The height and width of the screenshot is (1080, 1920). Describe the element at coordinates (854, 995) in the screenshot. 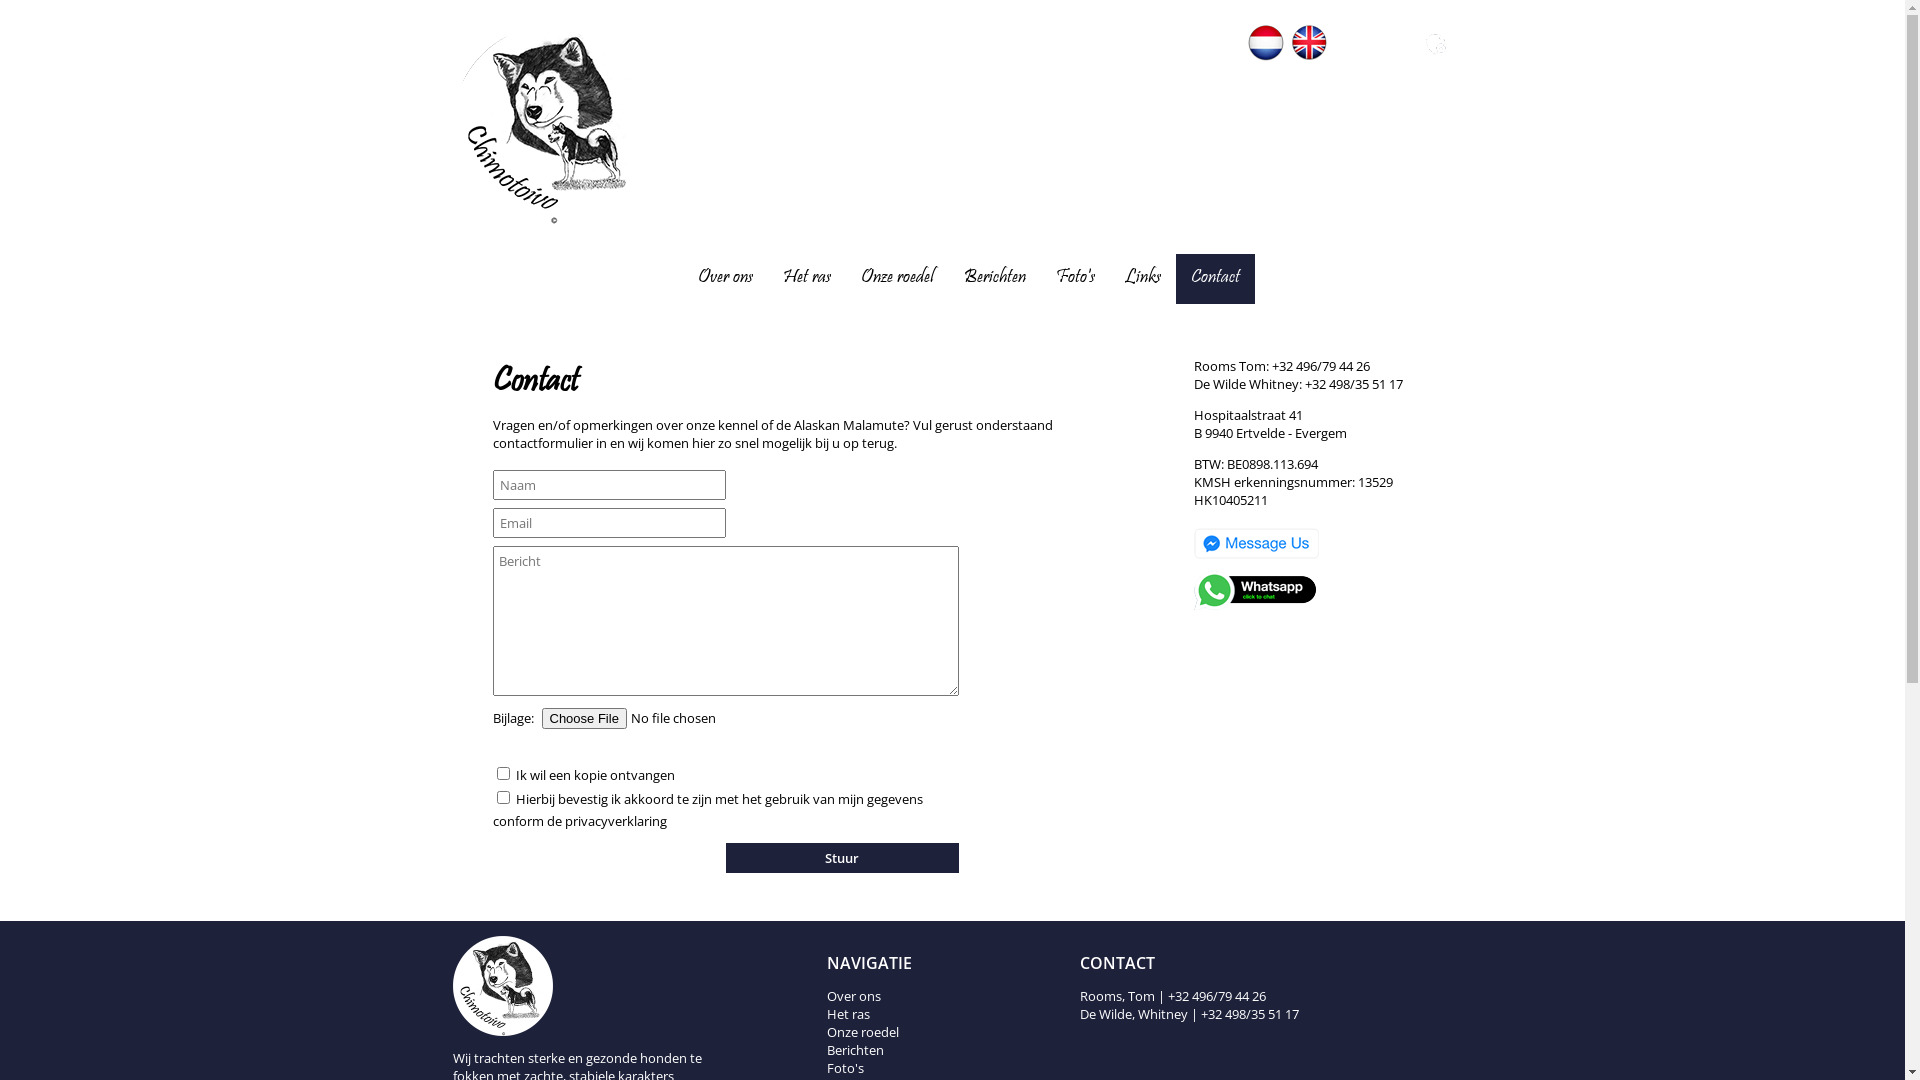

I see `'Over ons'` at that location.